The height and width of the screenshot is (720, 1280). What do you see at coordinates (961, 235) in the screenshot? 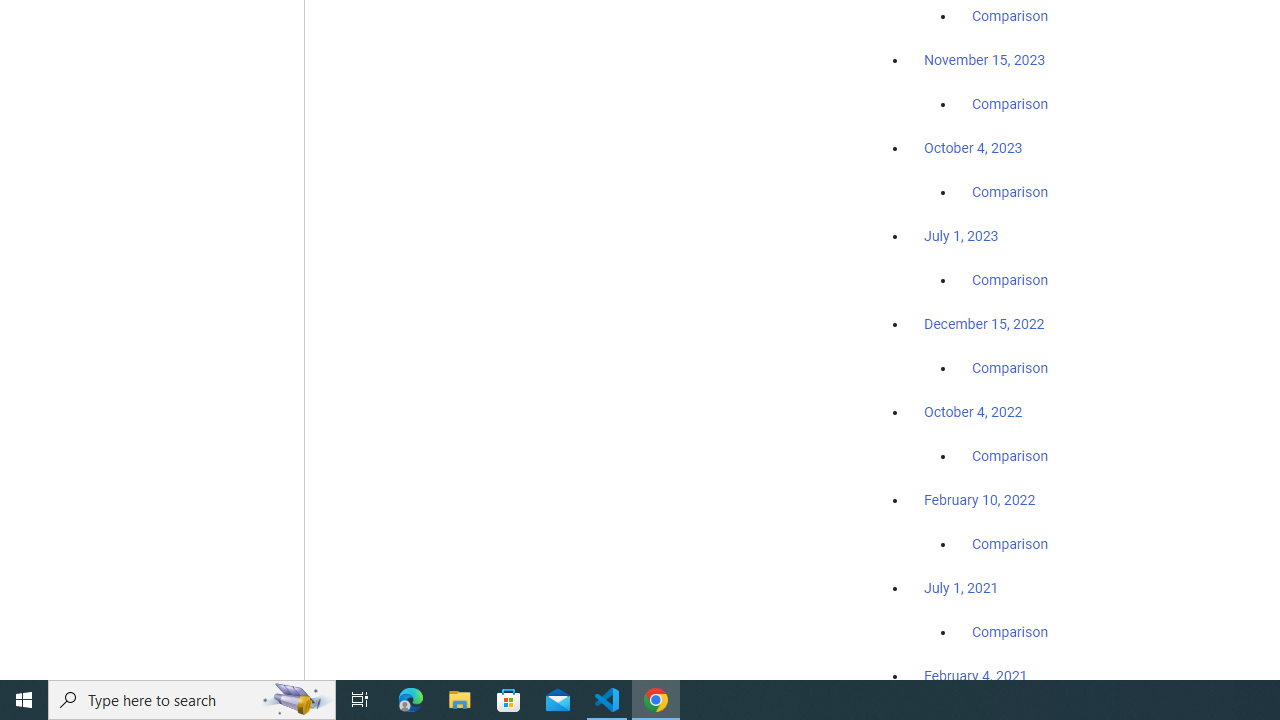
I see `'July 1, 2023'` at bounding box center [961, 235].